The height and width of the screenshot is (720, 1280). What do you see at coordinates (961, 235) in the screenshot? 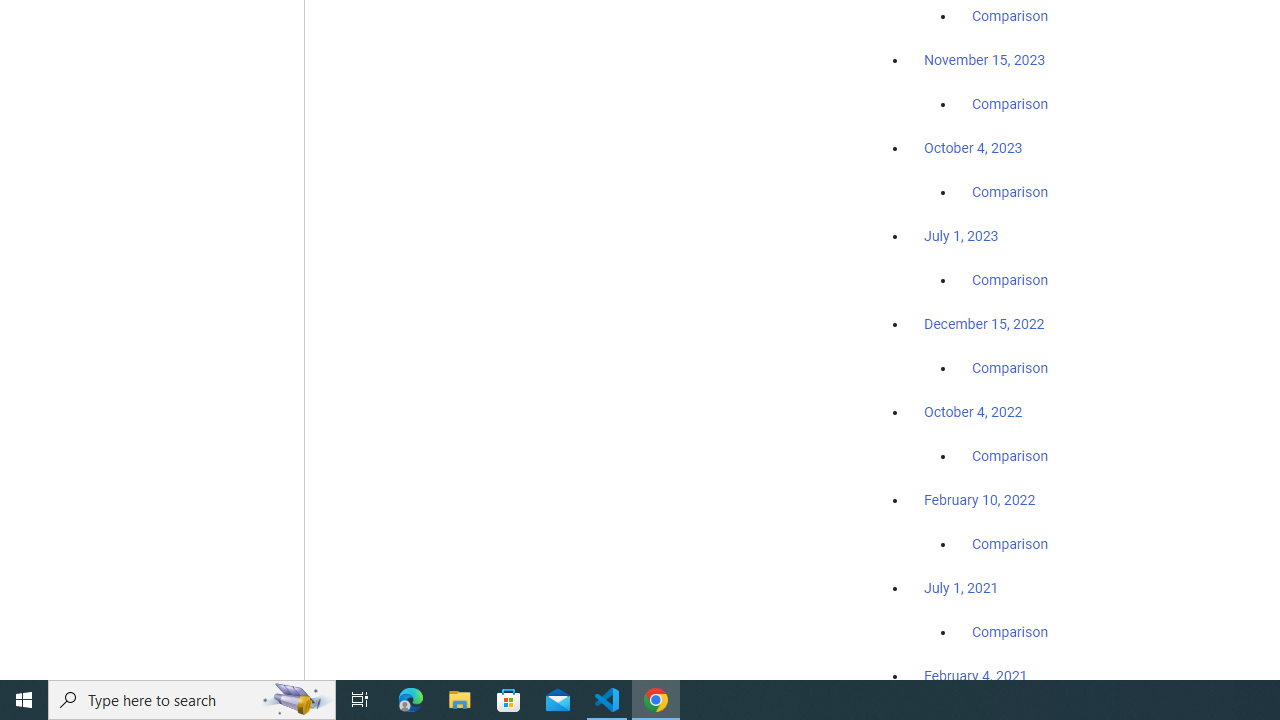
I see `'July 1, 2023'` at bounding box center [961, 235].